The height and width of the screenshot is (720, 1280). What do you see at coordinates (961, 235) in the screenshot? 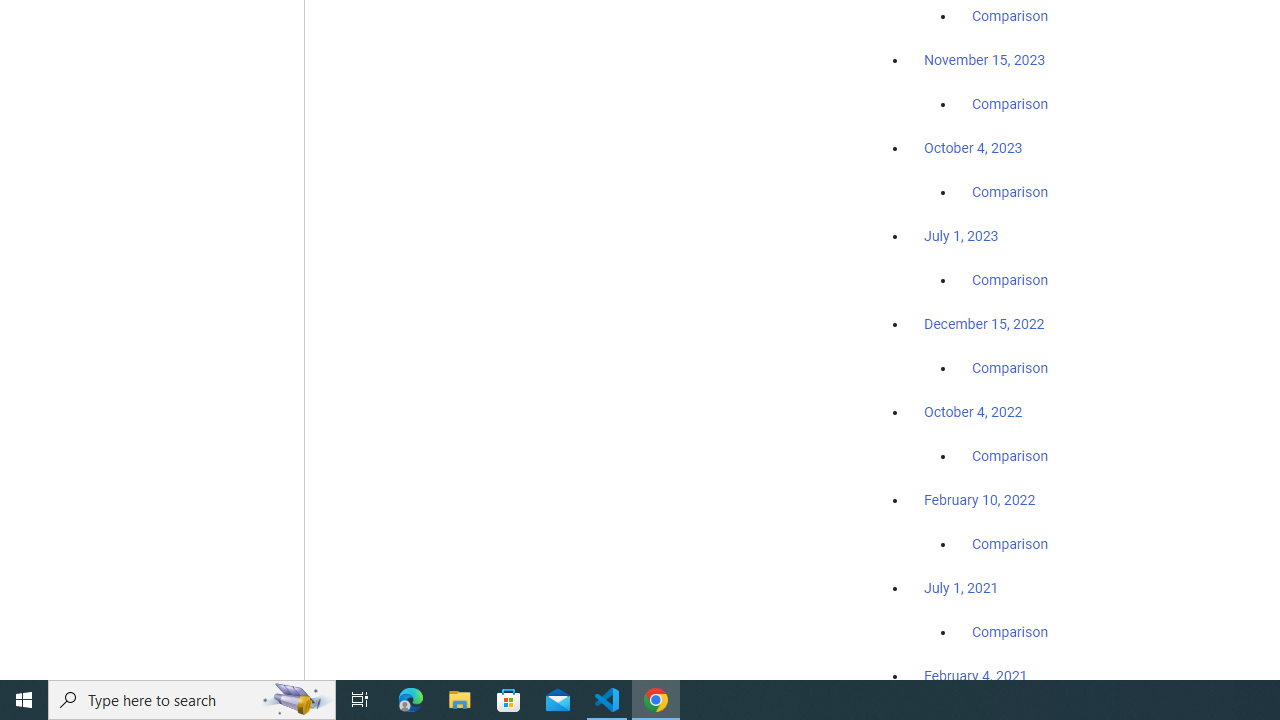
I see `'July 1, 2023'` at bounding box center [961, 235].